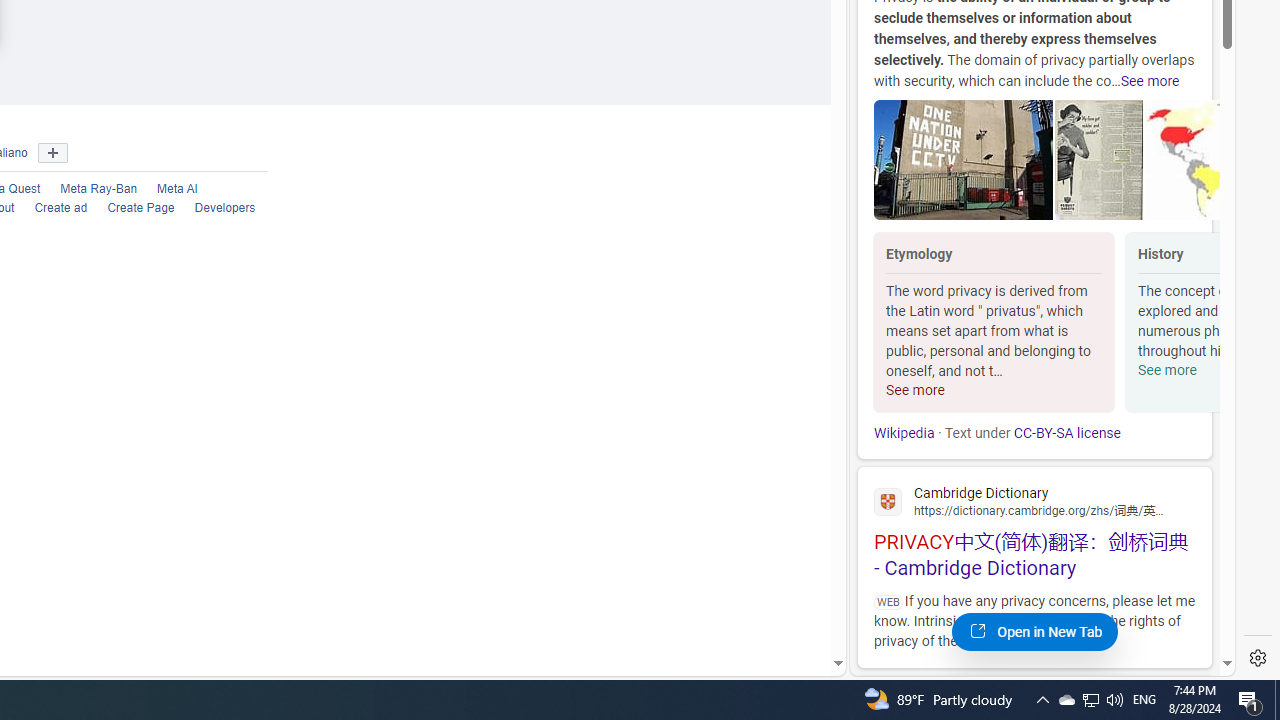 Image resolution: width=1280 pixels, height=720 pixels. I want to click on 'Global web icon', so click(887, 500).